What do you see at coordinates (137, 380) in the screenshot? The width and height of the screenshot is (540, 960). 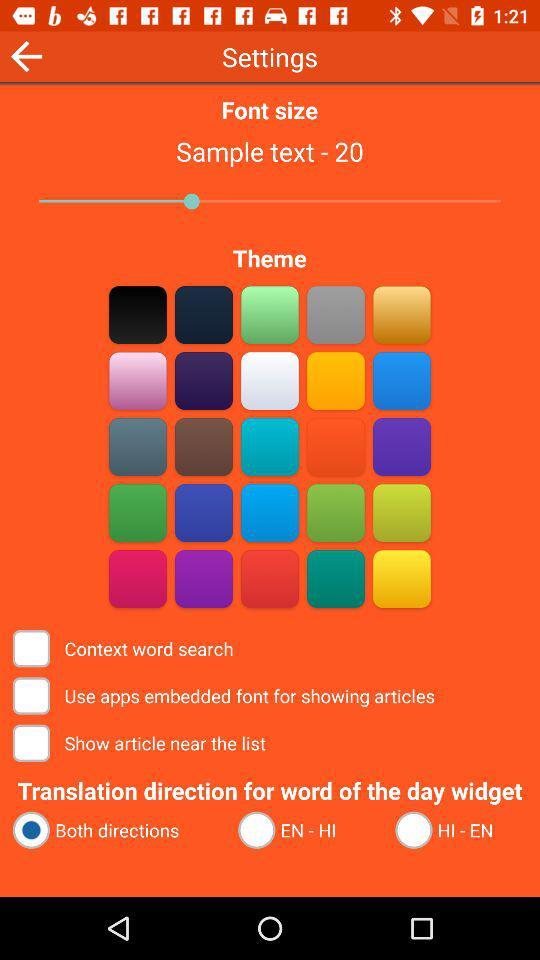 I see `make background pink` at bounding box center [137, 380].